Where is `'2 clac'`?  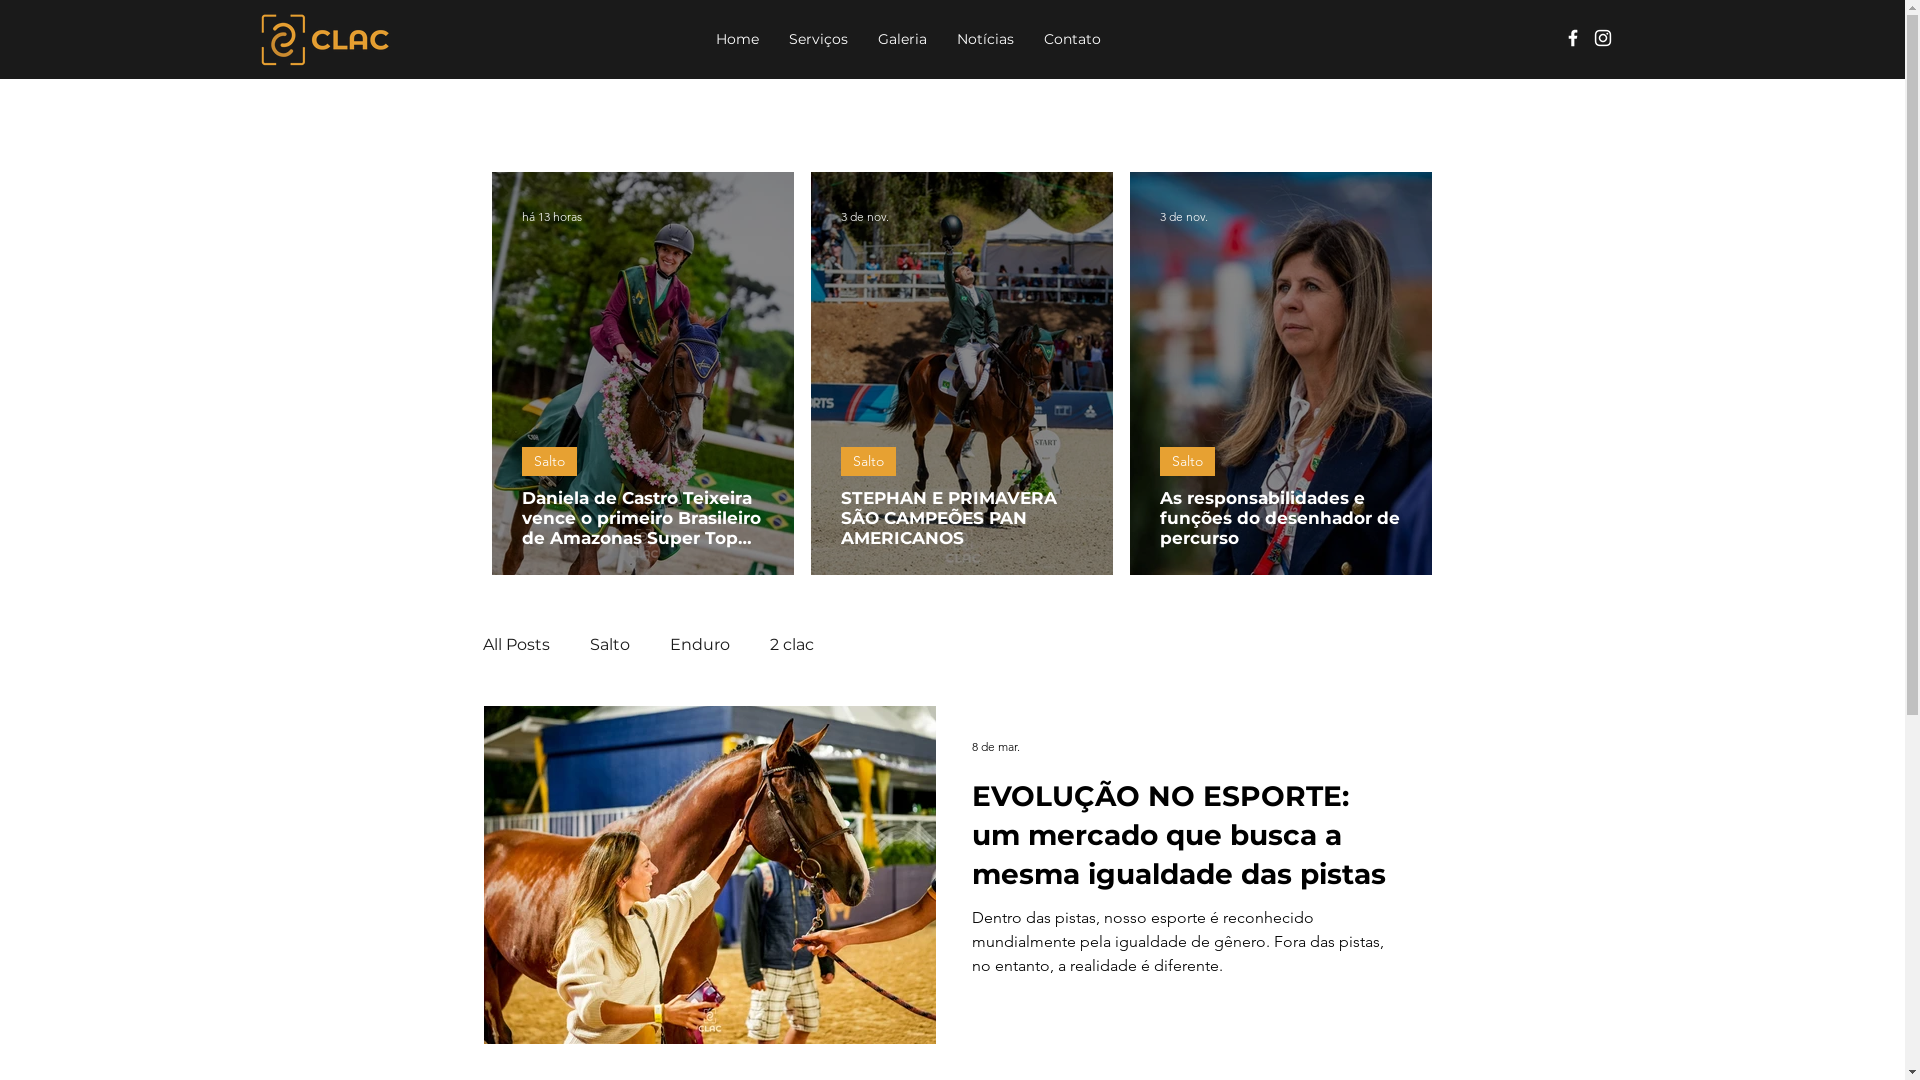
'2 clac' is located at coordinates (791, 644).